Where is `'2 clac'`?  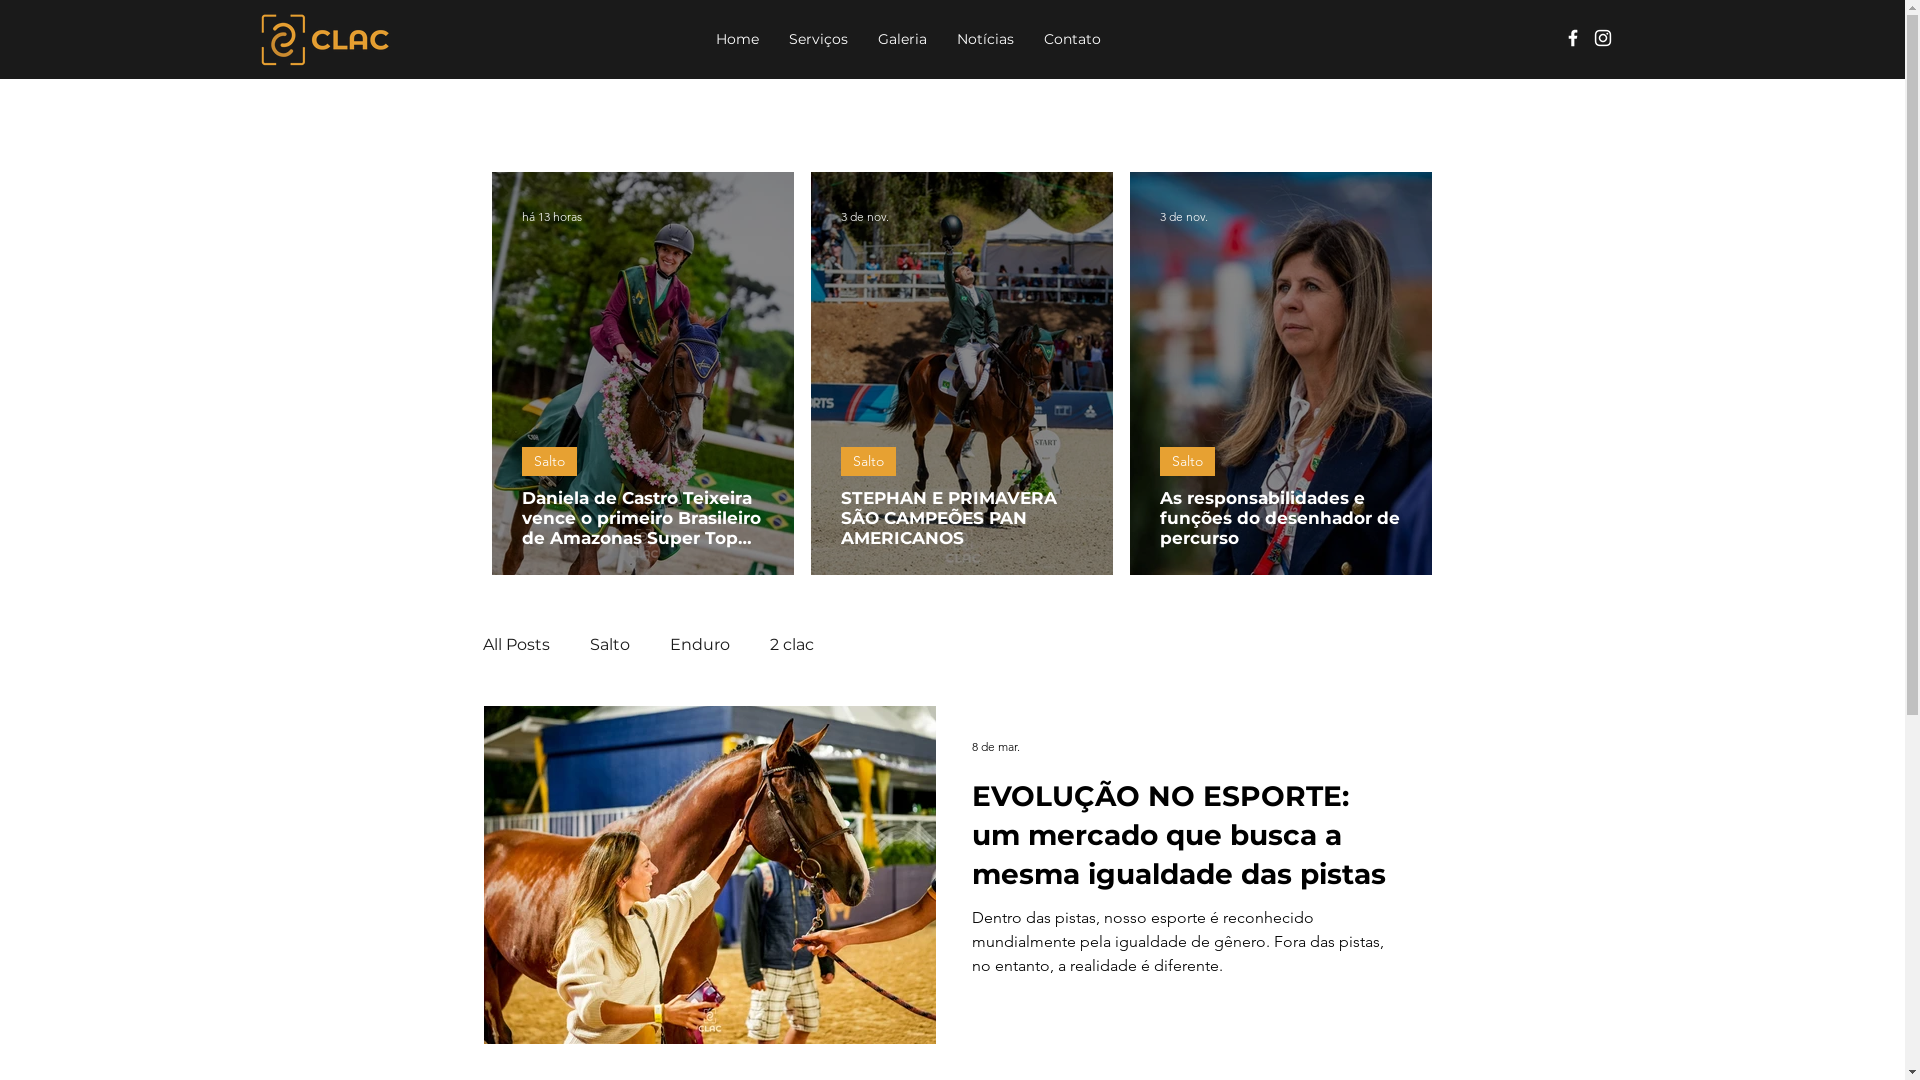
'2 clac' is located at coordinates (791, 644).